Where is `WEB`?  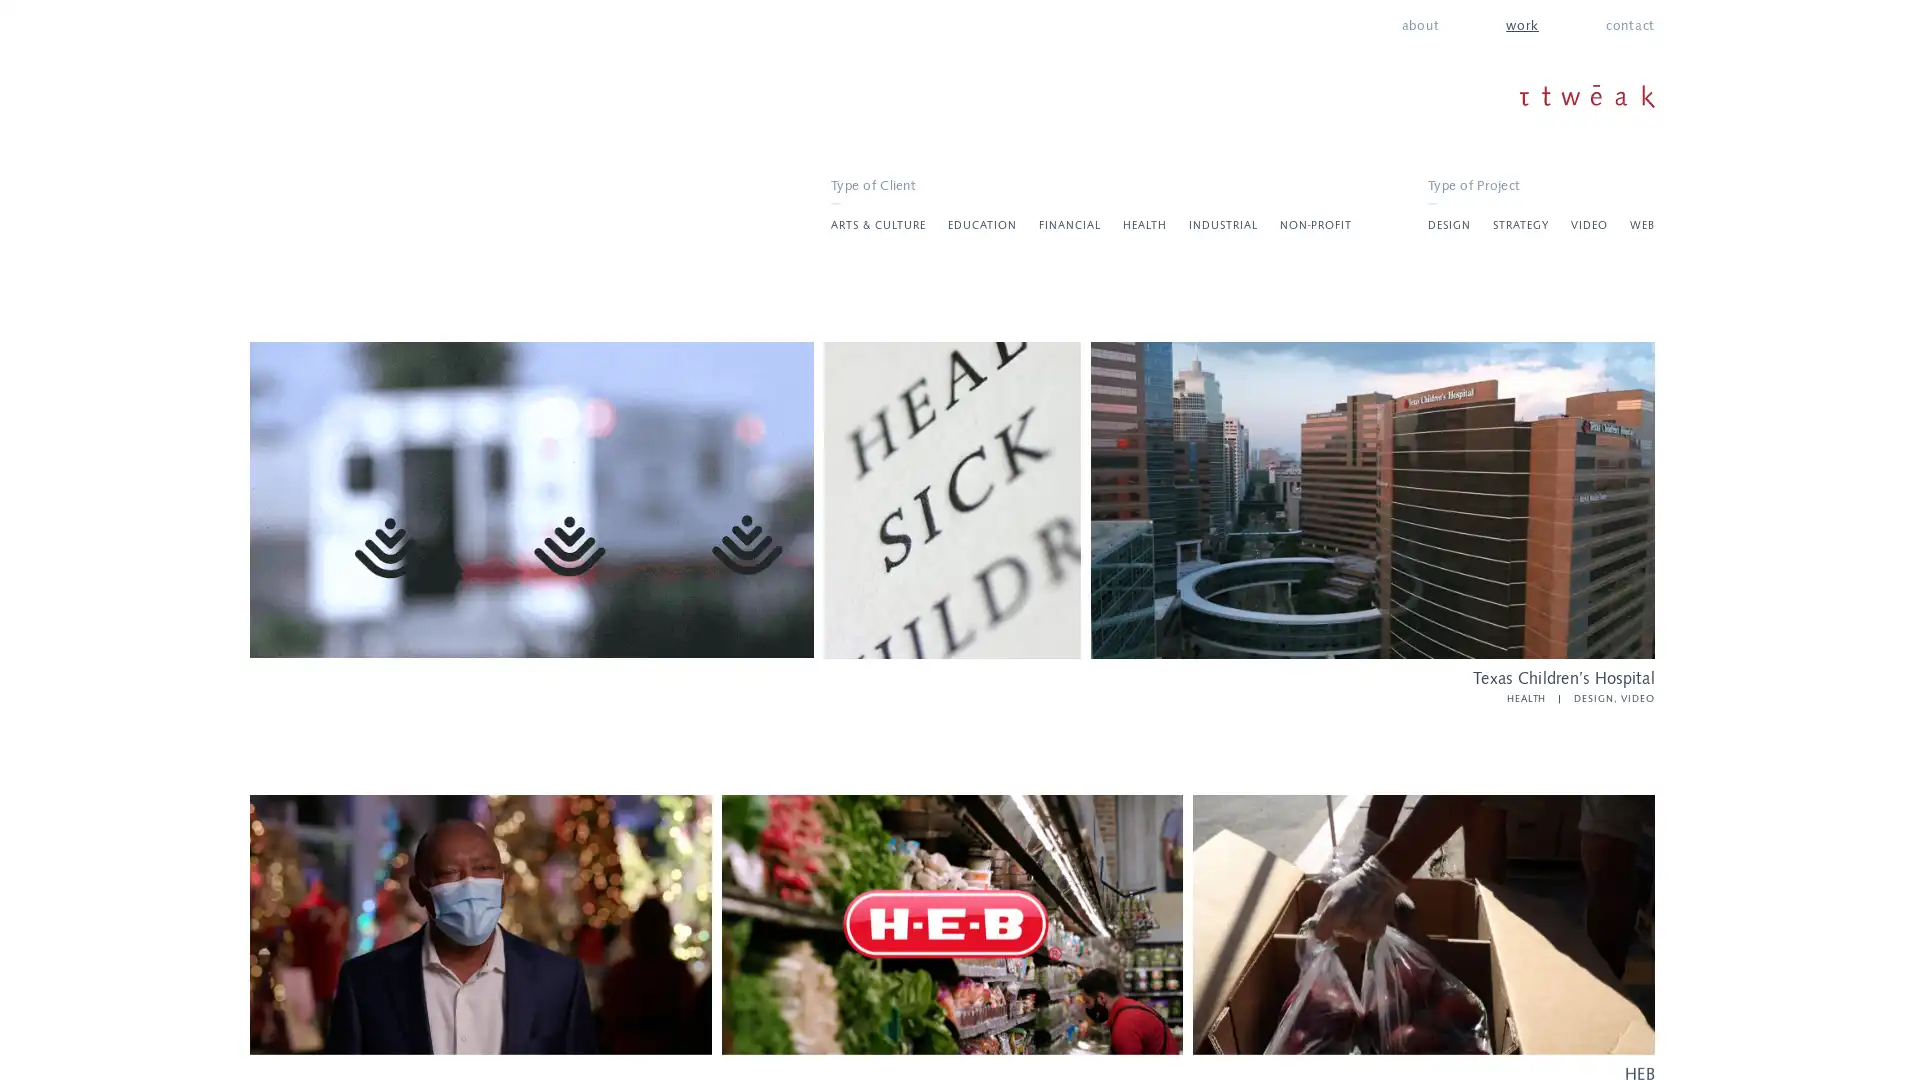 WEB is located at coordinates (1642, 225).